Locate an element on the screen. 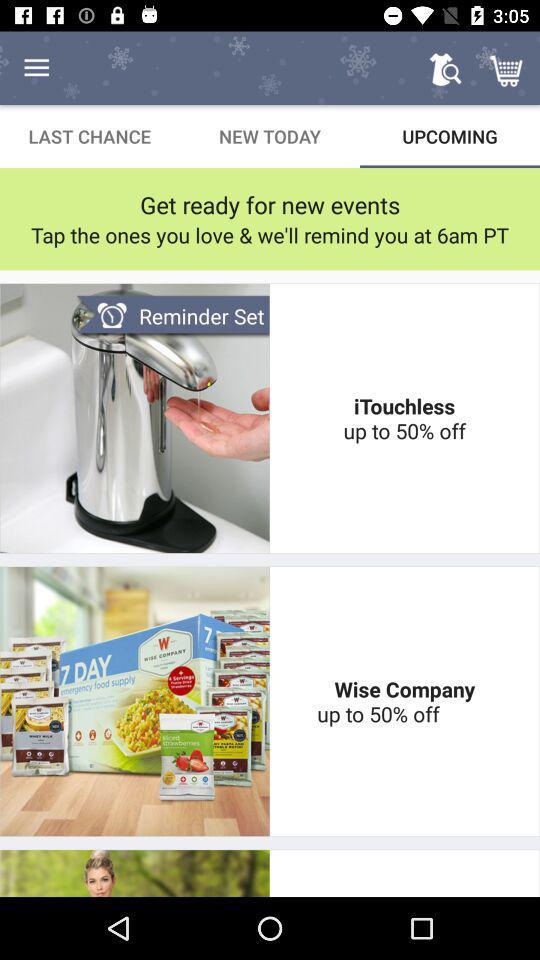 The image size is (540, 960). the icon to the left of itouchless up to icon is located at coordinates (172, 316).